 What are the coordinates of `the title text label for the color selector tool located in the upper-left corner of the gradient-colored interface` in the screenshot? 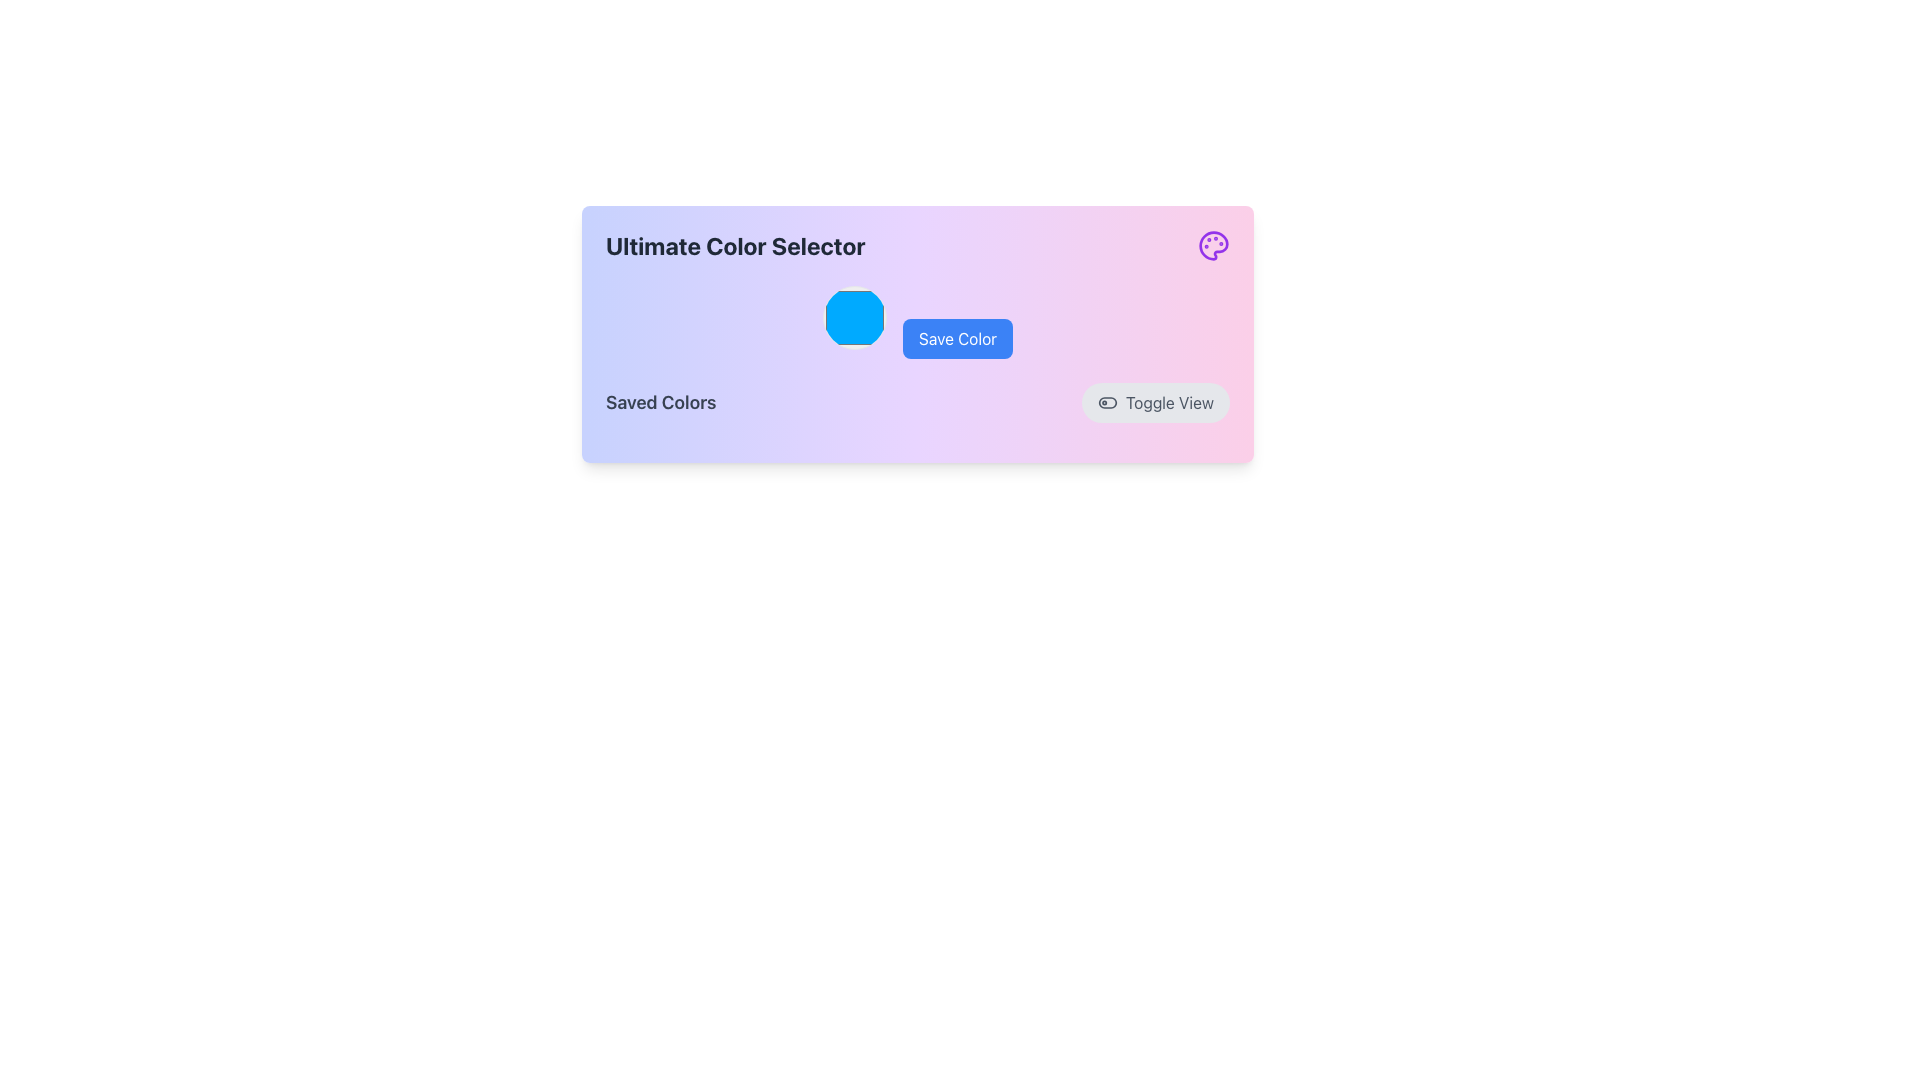 It's located at (734, 245).